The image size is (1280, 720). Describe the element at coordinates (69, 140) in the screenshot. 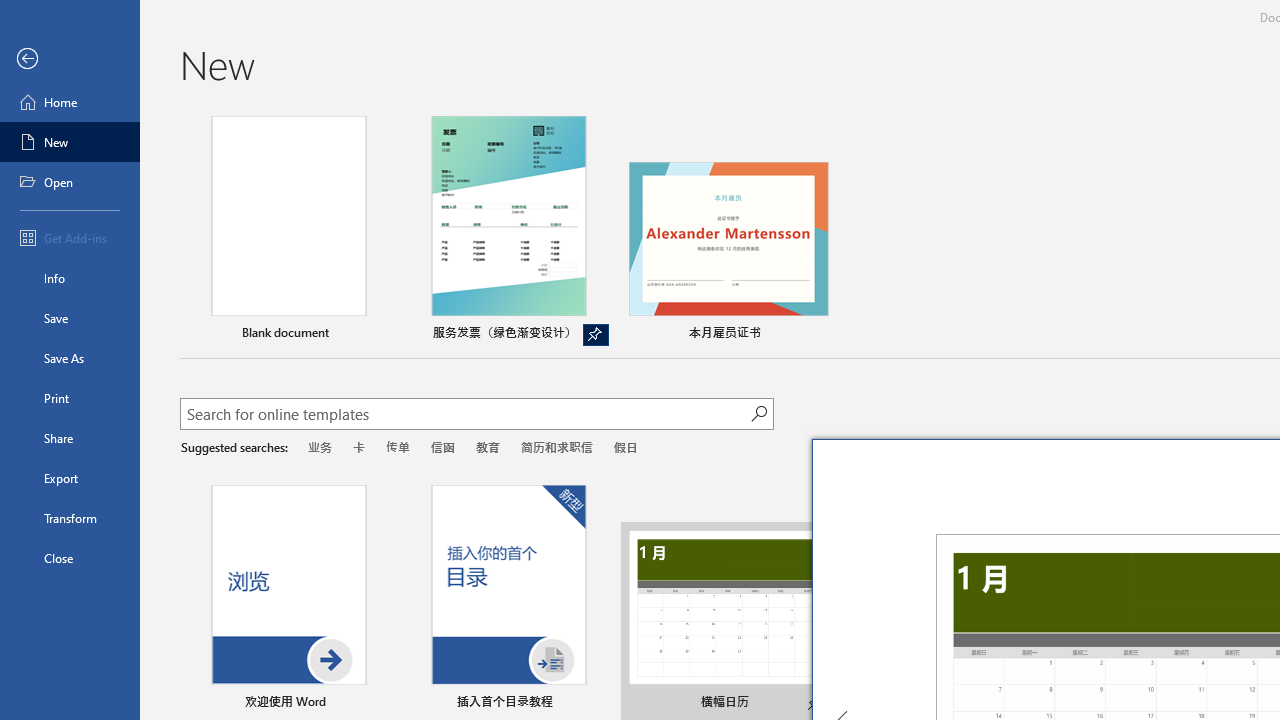

I see `'New'` at that location.